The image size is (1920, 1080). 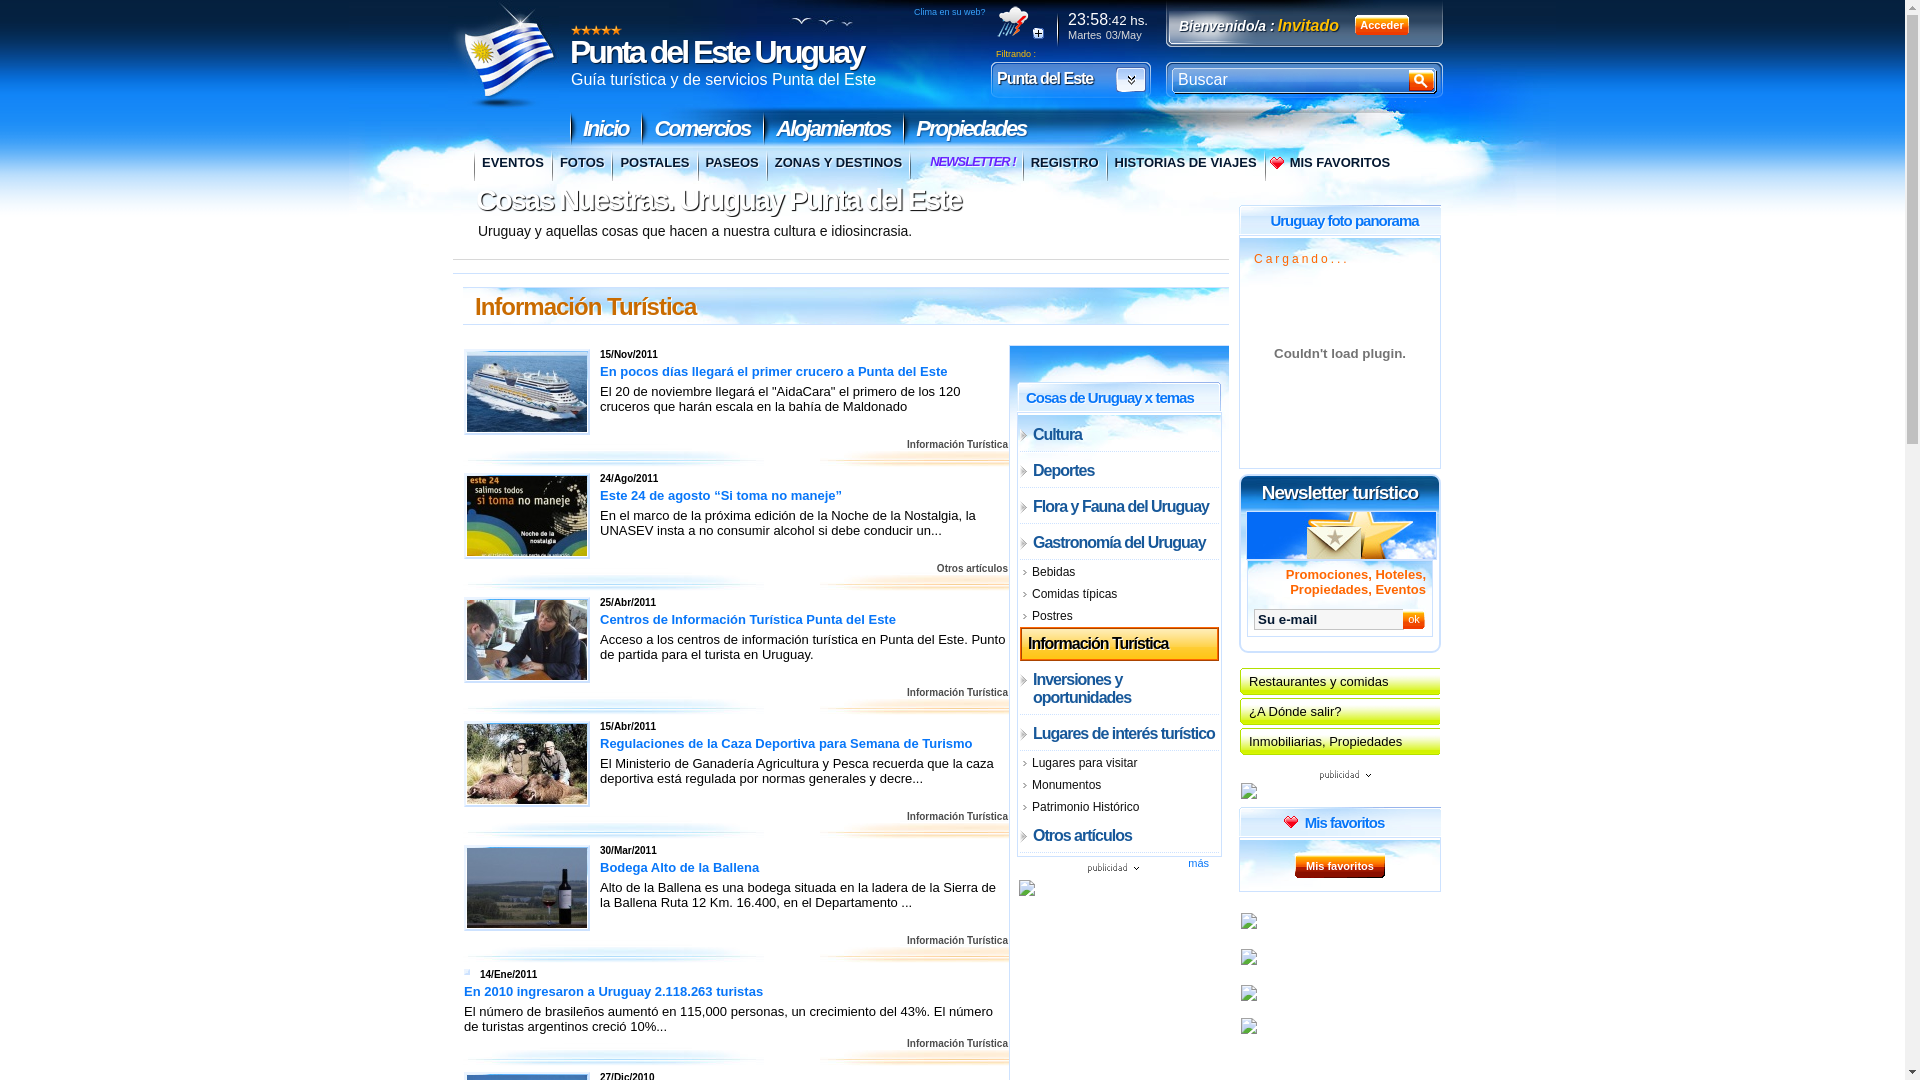 I want to click on 'NEWSLETTER !', so click(x=972, y=163).